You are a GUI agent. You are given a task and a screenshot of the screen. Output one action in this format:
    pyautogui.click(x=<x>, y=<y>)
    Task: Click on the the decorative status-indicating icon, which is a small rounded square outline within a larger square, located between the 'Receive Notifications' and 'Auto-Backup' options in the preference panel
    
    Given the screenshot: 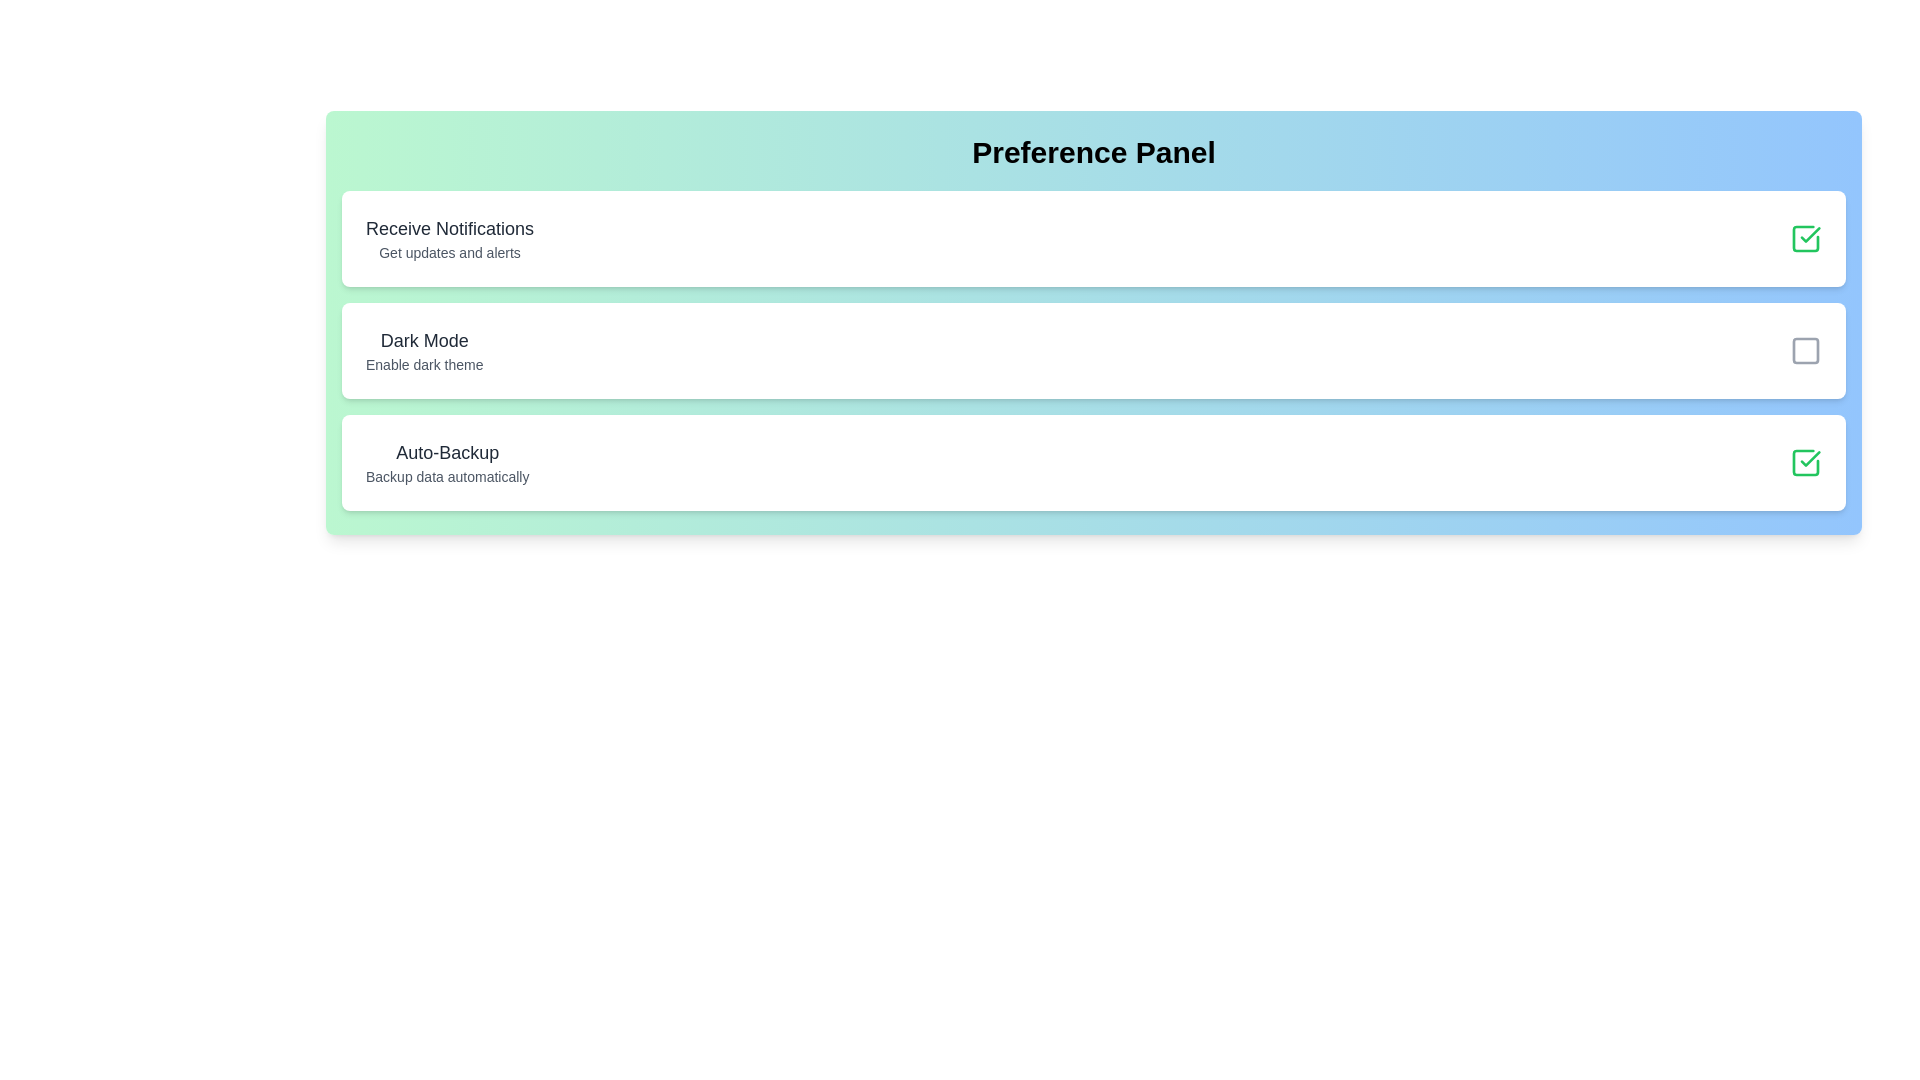 What is the action you would take?
    pyautogui.click(x=1805, y=350)
    